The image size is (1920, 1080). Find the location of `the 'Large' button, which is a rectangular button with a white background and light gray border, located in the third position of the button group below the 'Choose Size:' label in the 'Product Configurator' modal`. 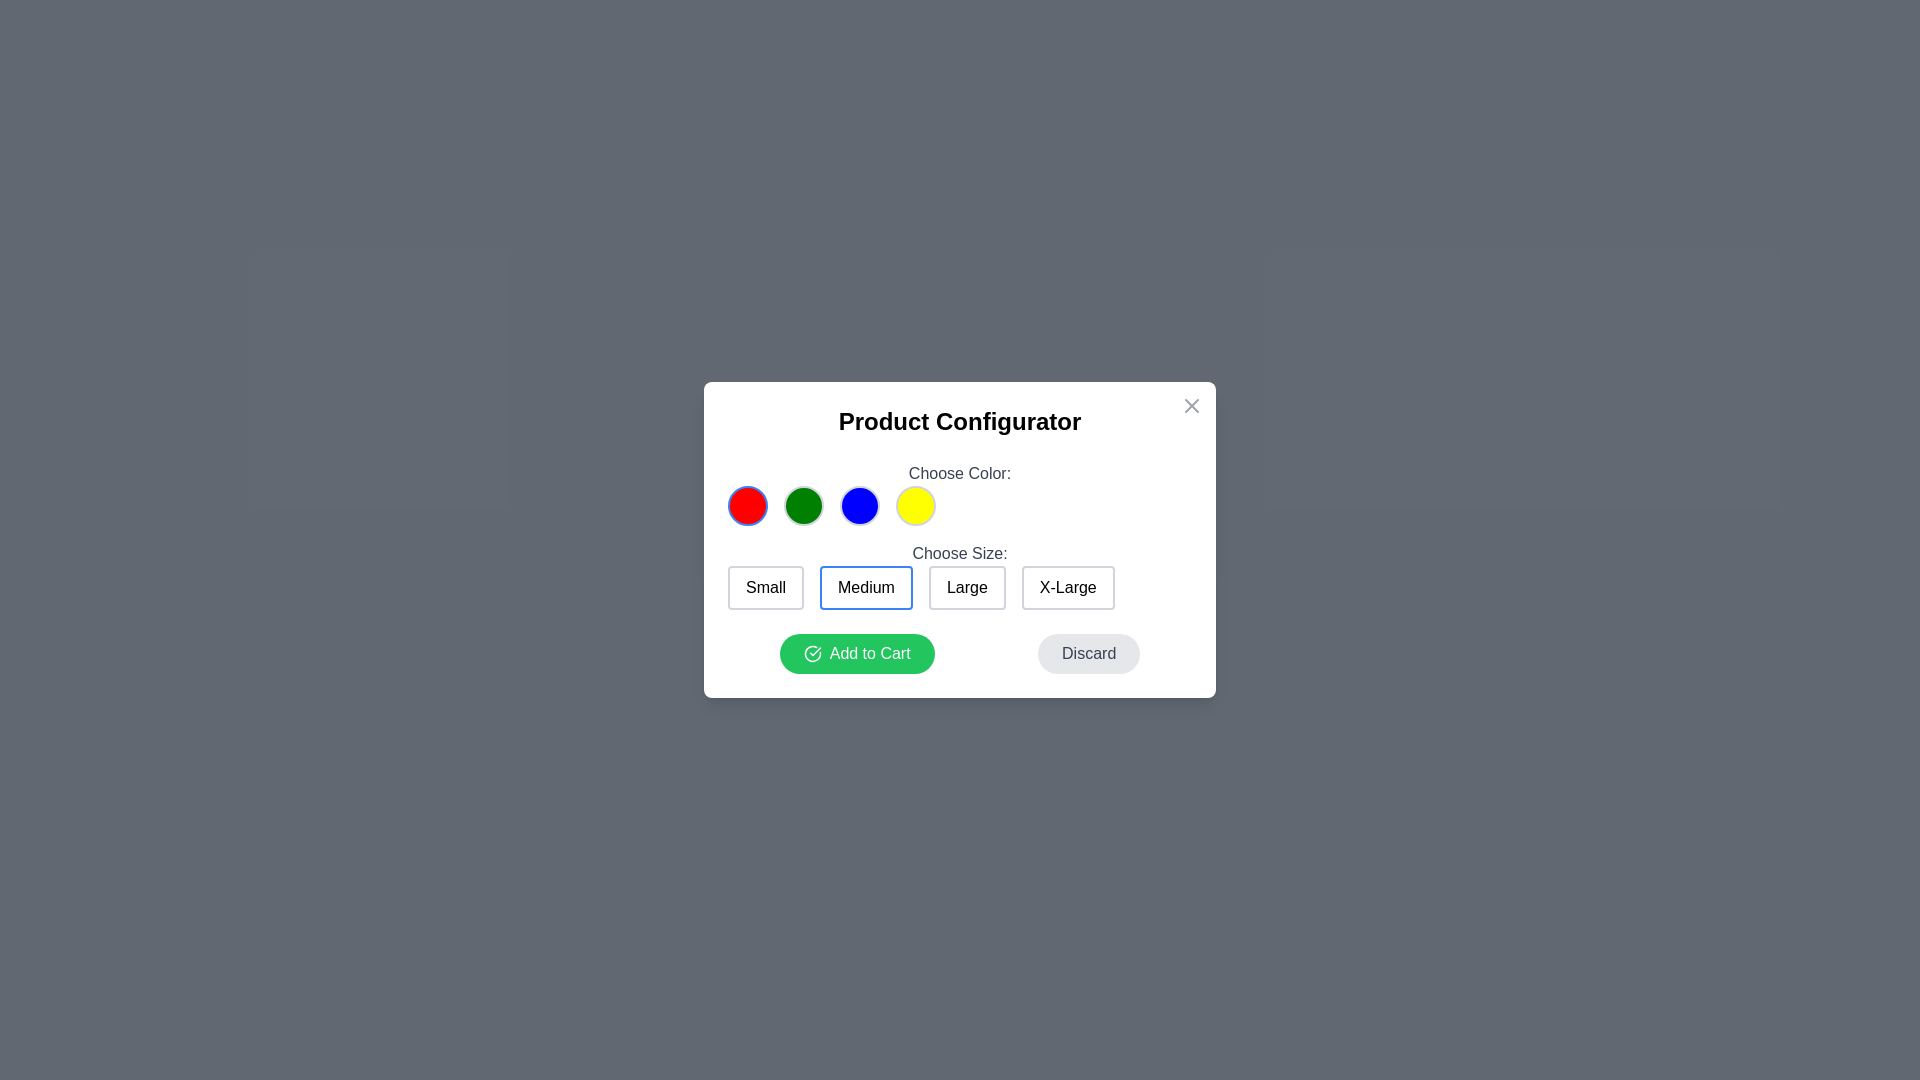

the 'Large' button, which is a rectangular button with a white background and light gray border, located in the third position of the button group below the 'Choose Size:' label in the 'Product Configurator' modal is located at coordinates (967, 586).